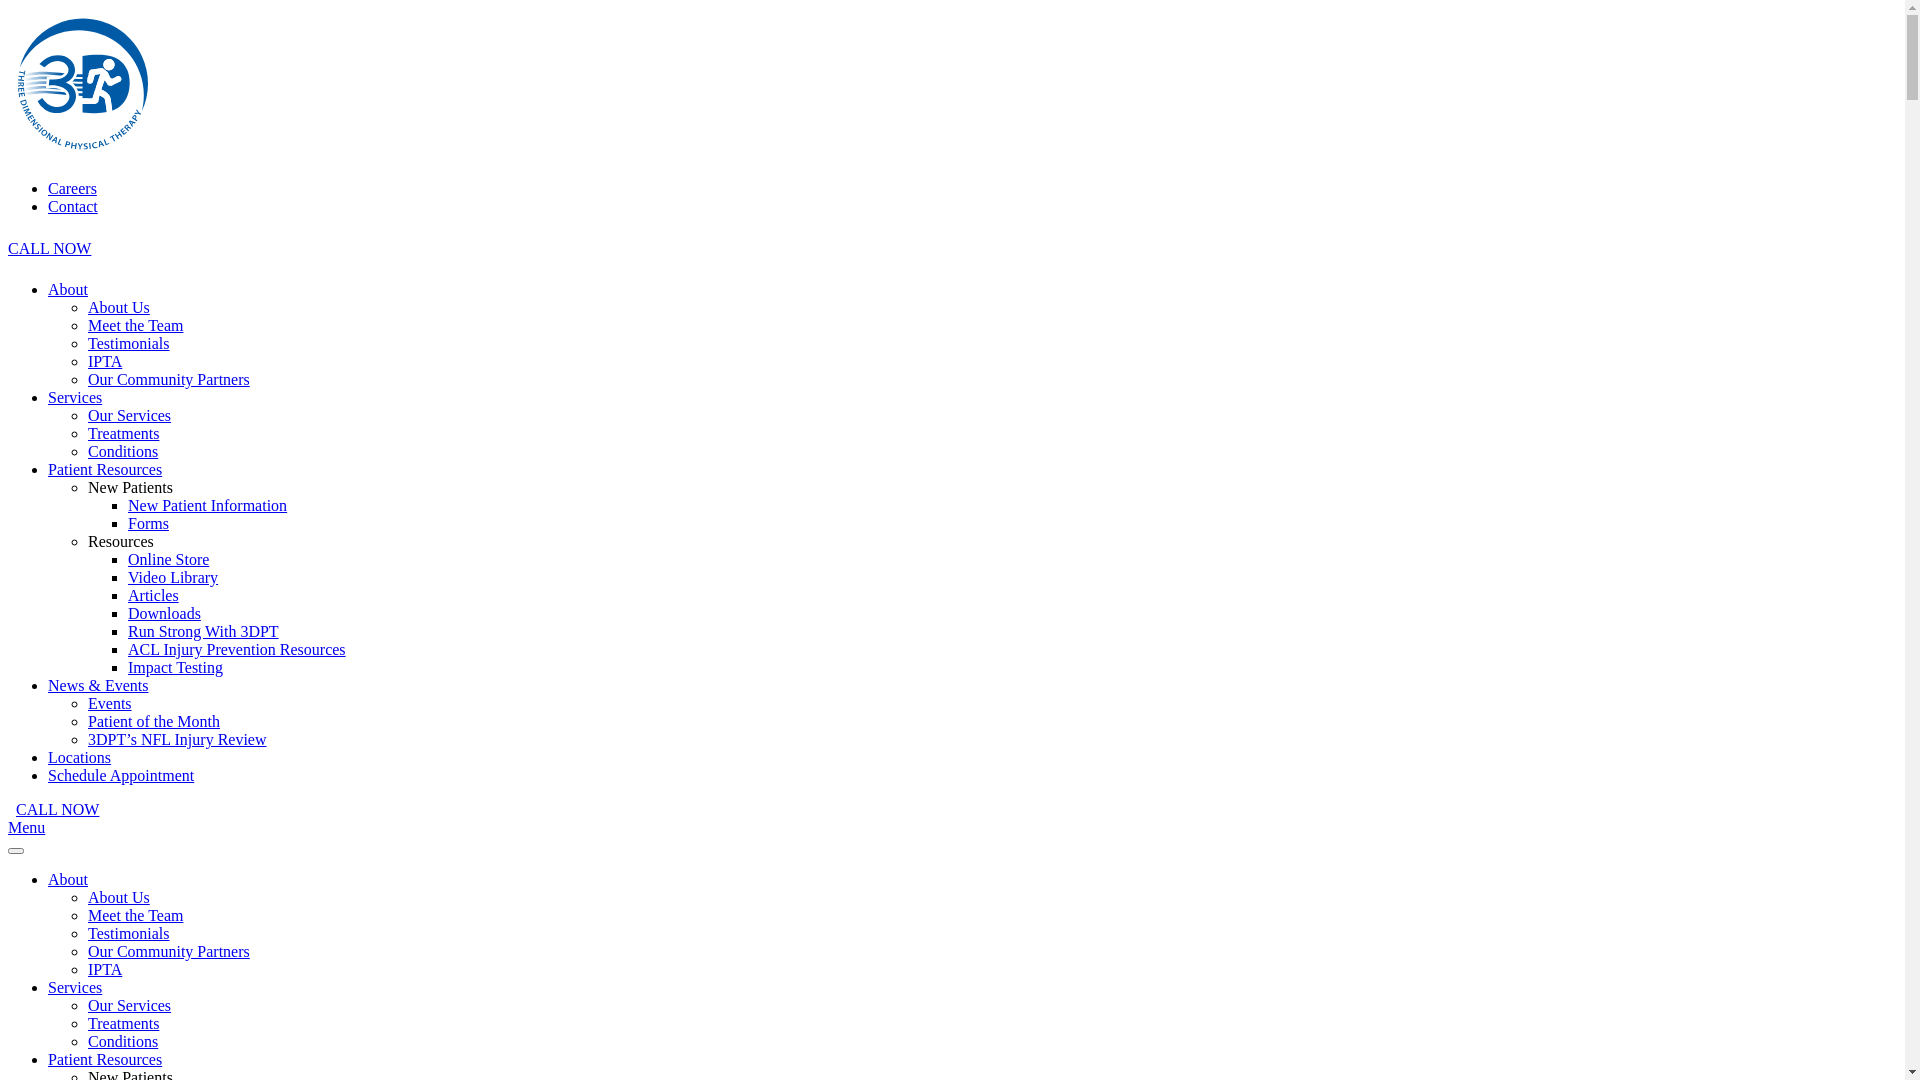 The image size is (1920, 1080). I want to click on 'Articles', so click(127, 594).